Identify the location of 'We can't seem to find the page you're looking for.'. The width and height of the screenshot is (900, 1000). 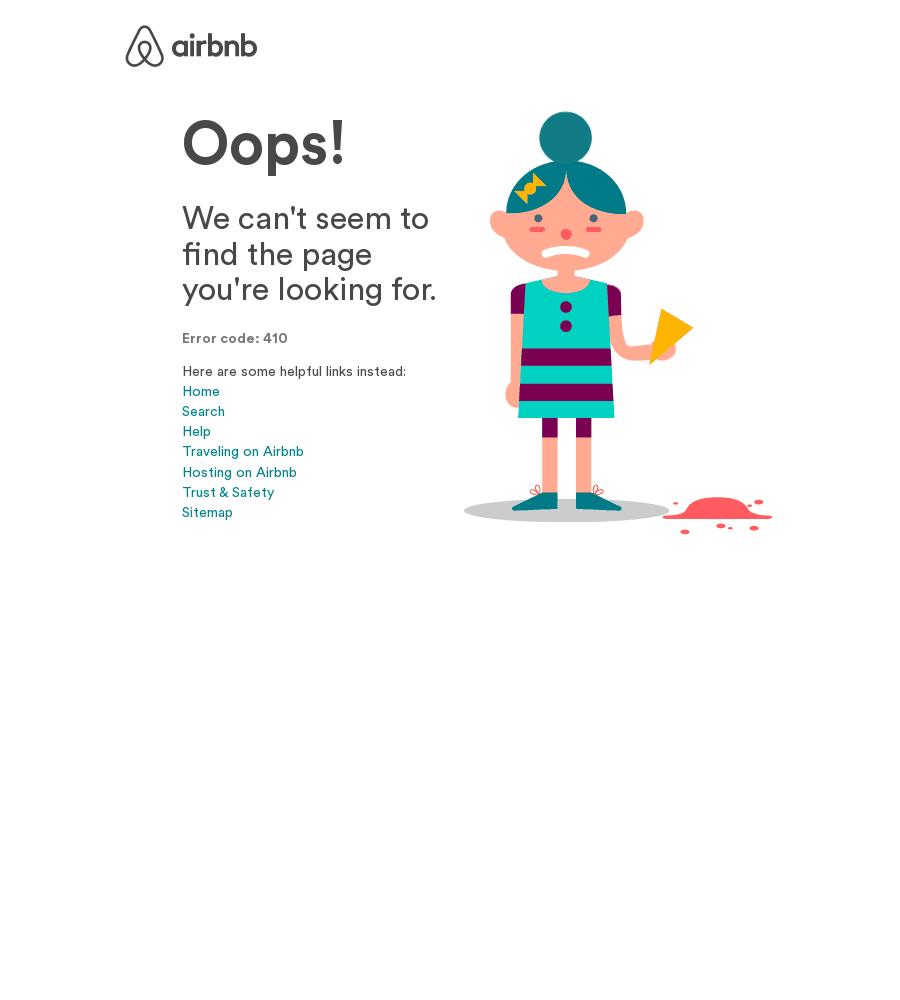
(308, 252).